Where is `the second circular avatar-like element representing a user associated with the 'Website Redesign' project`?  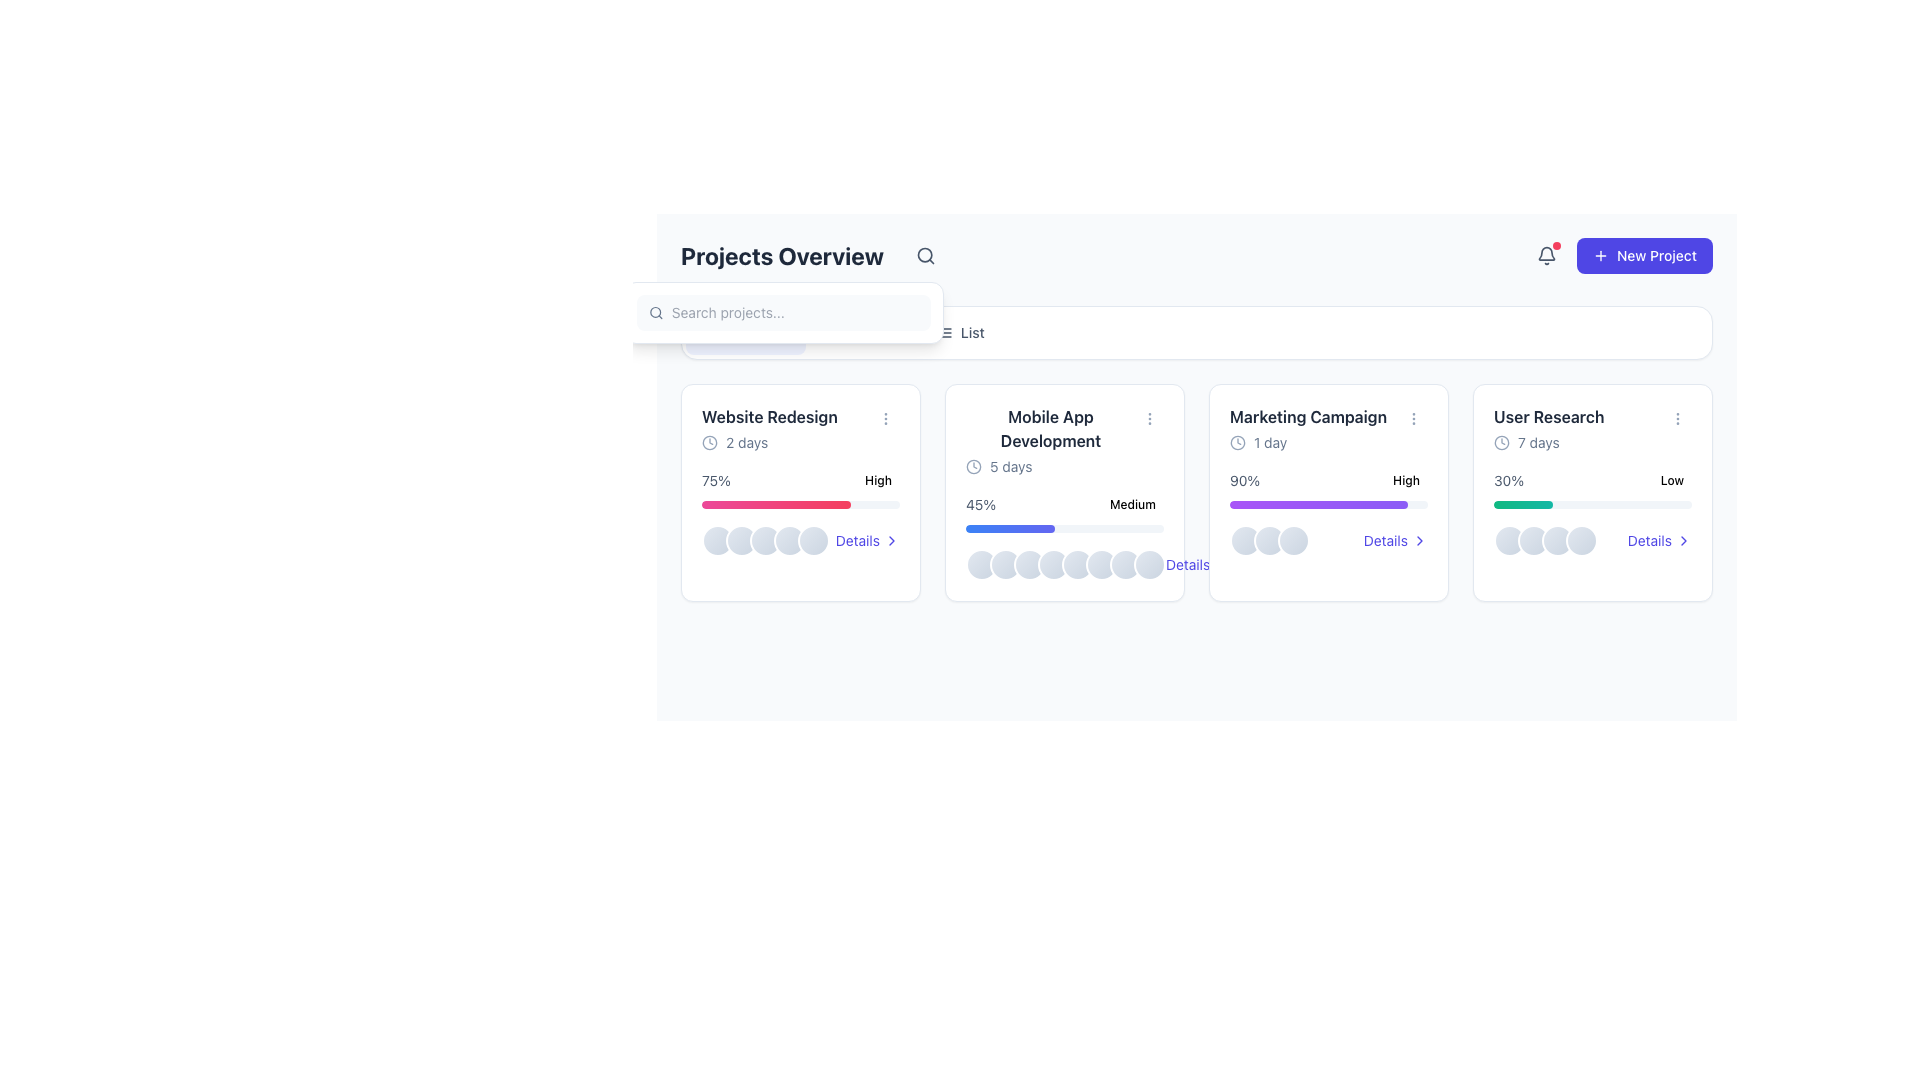
the second circular avatar-like element representing a user associated with the 'Website Redesign' project is located at coordinates (741, 540).